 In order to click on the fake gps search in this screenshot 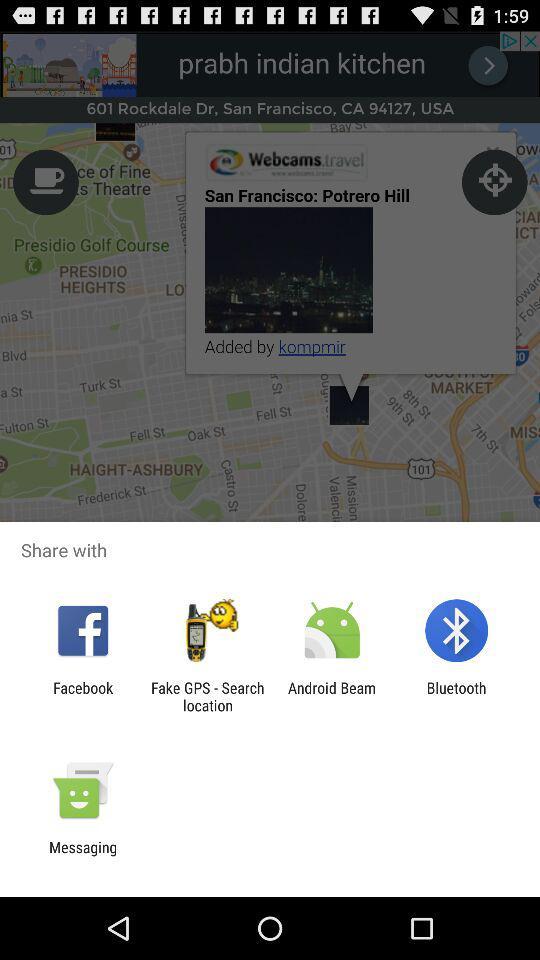, I will do `click(206, 696)`.